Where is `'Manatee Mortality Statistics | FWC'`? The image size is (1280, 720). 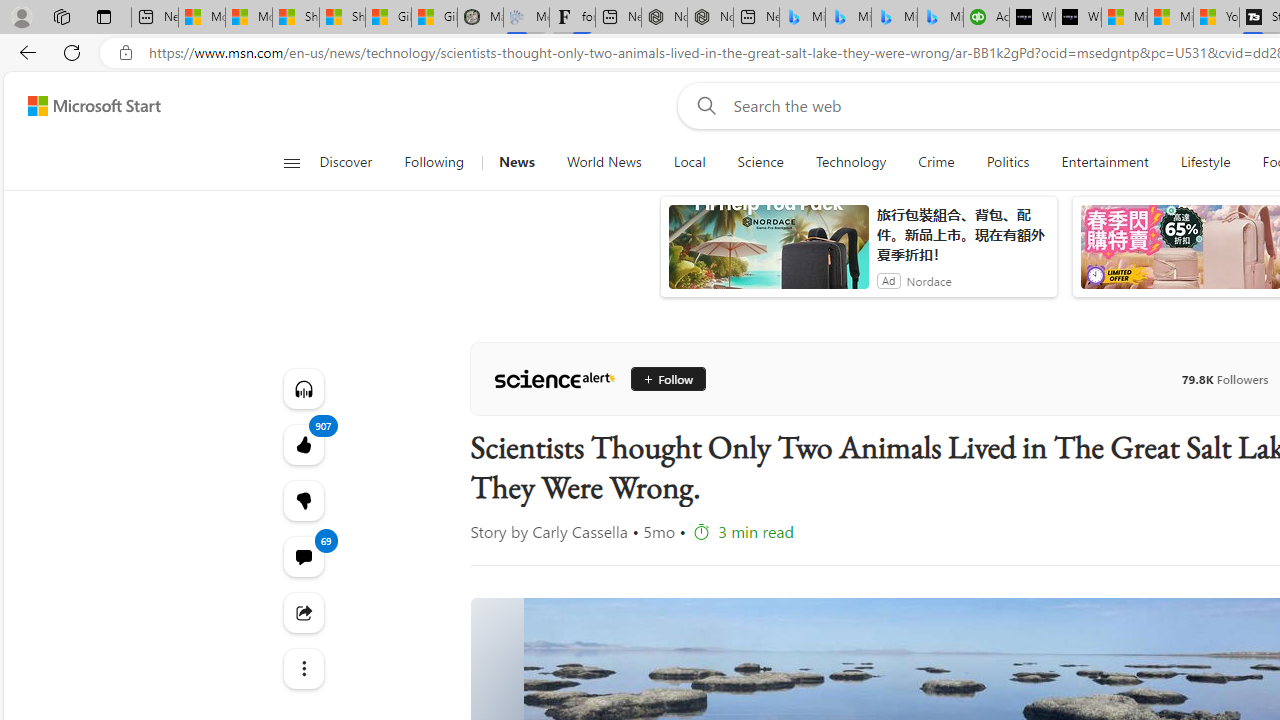 'Manatee Mortality Statistics | FWC' is located at coordinates (480, 17).